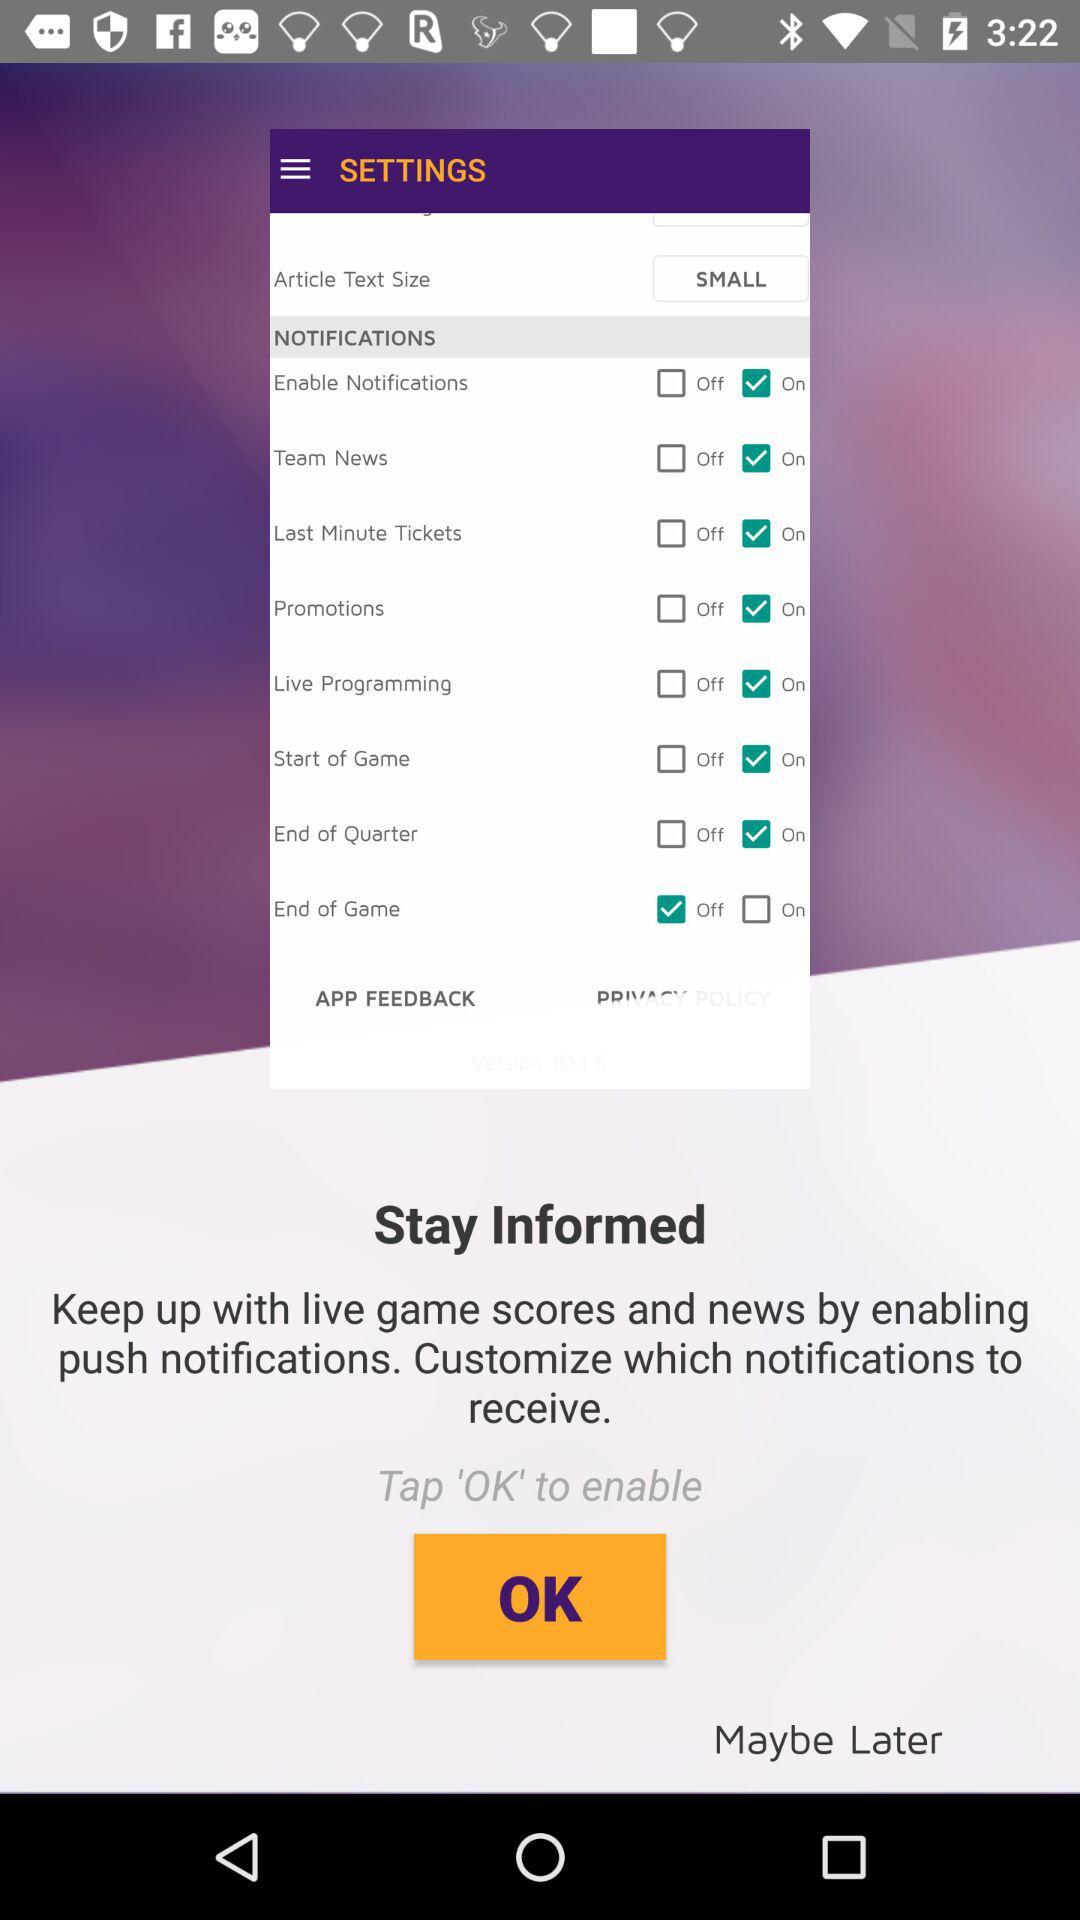  What do you see at coordinates (828, 1736) in the screenshot?
I see `the item below ok item` at bounding box center [828, 1736].